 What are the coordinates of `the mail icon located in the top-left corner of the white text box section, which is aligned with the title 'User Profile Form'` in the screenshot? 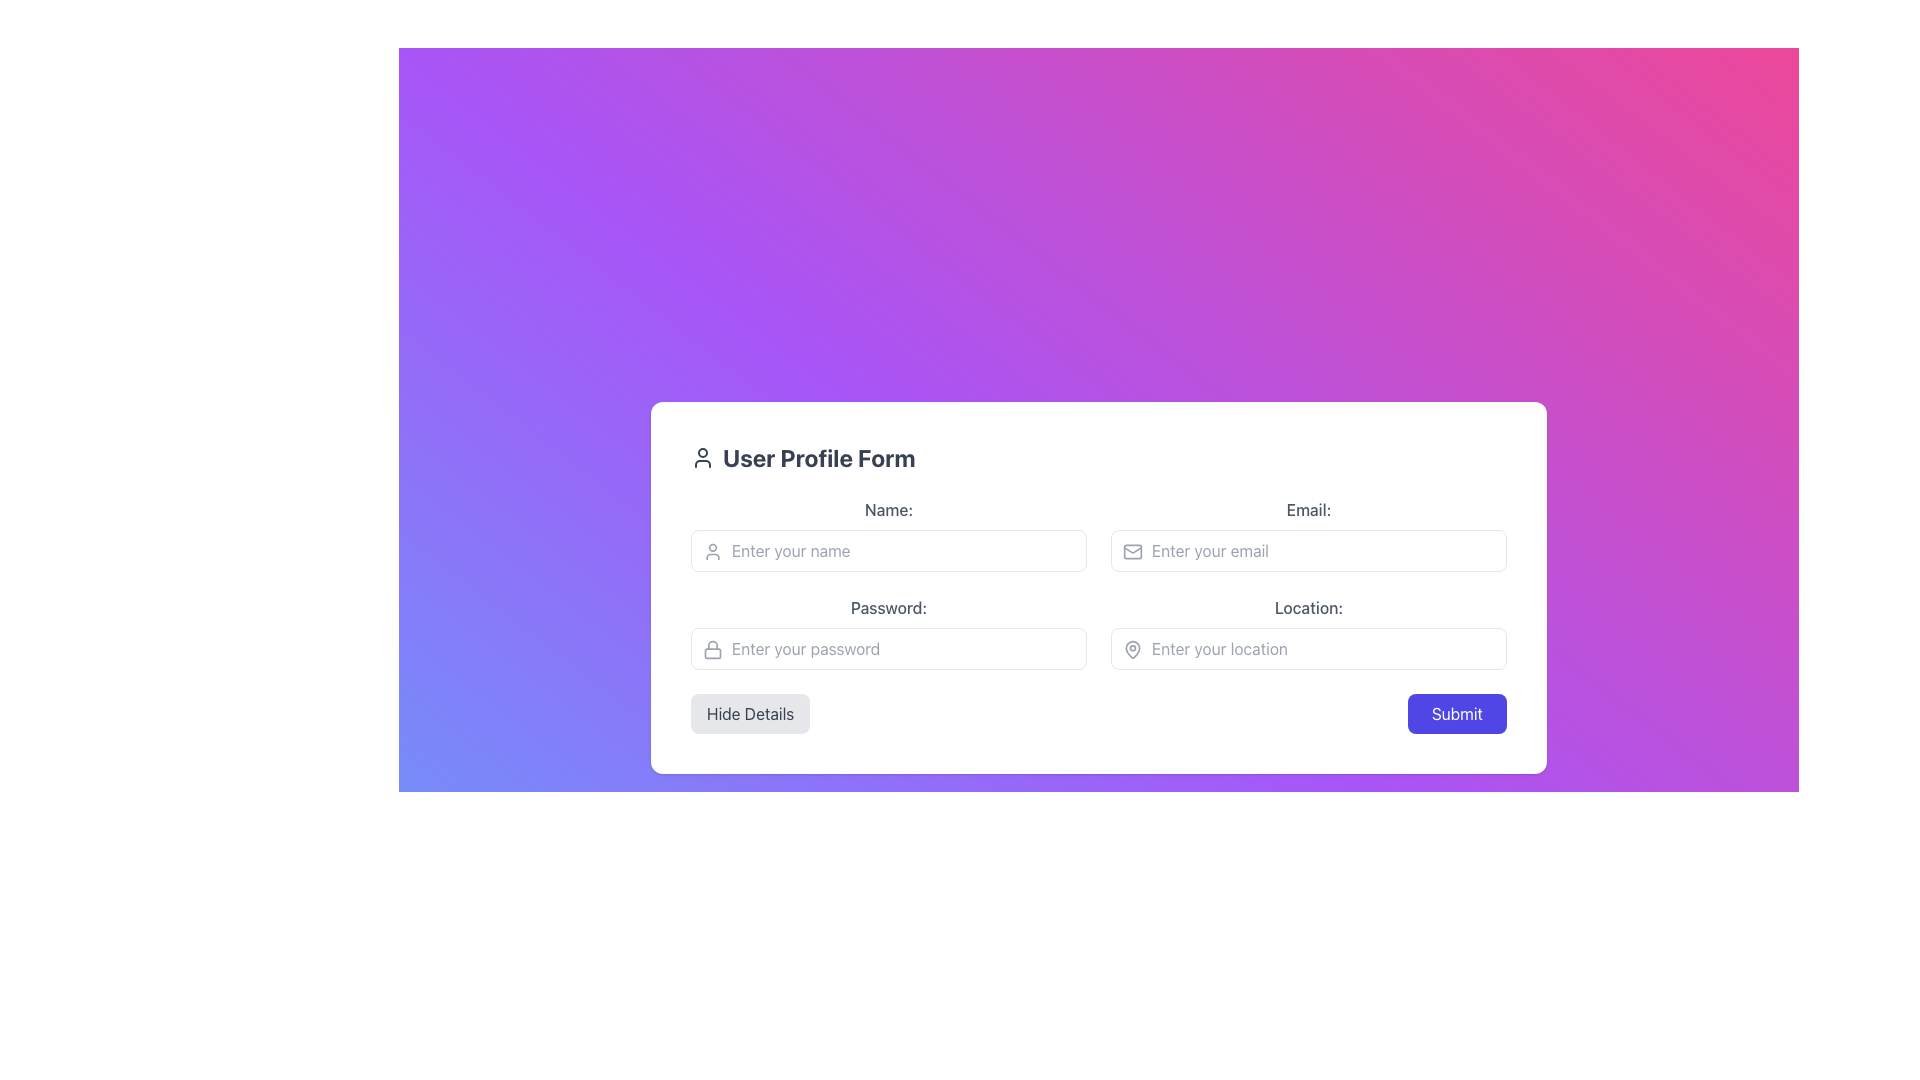 It's located at (1132, 550).